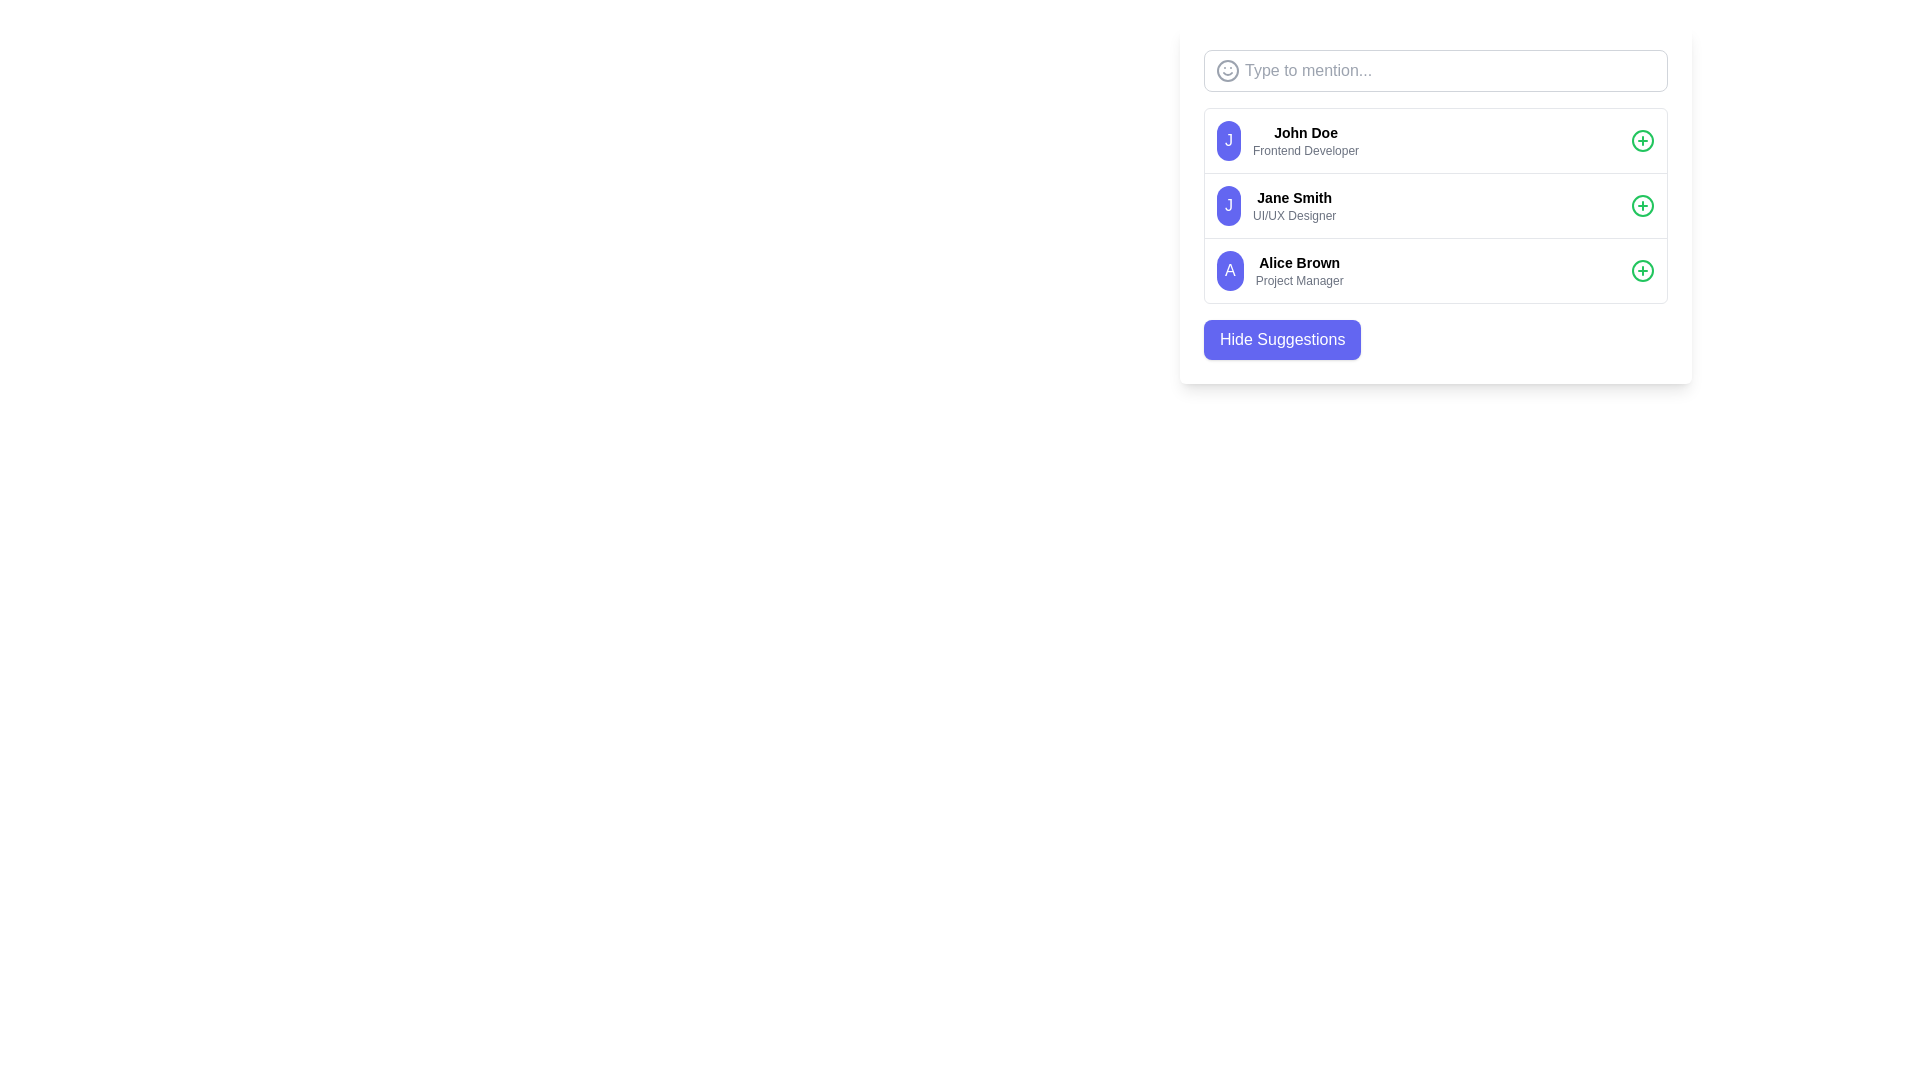  I want to click on the circular Avatar button with a purple background and a white letter 'J' for 'Jane Smith', located in the top-right section of the layout, so click(1227, 205).